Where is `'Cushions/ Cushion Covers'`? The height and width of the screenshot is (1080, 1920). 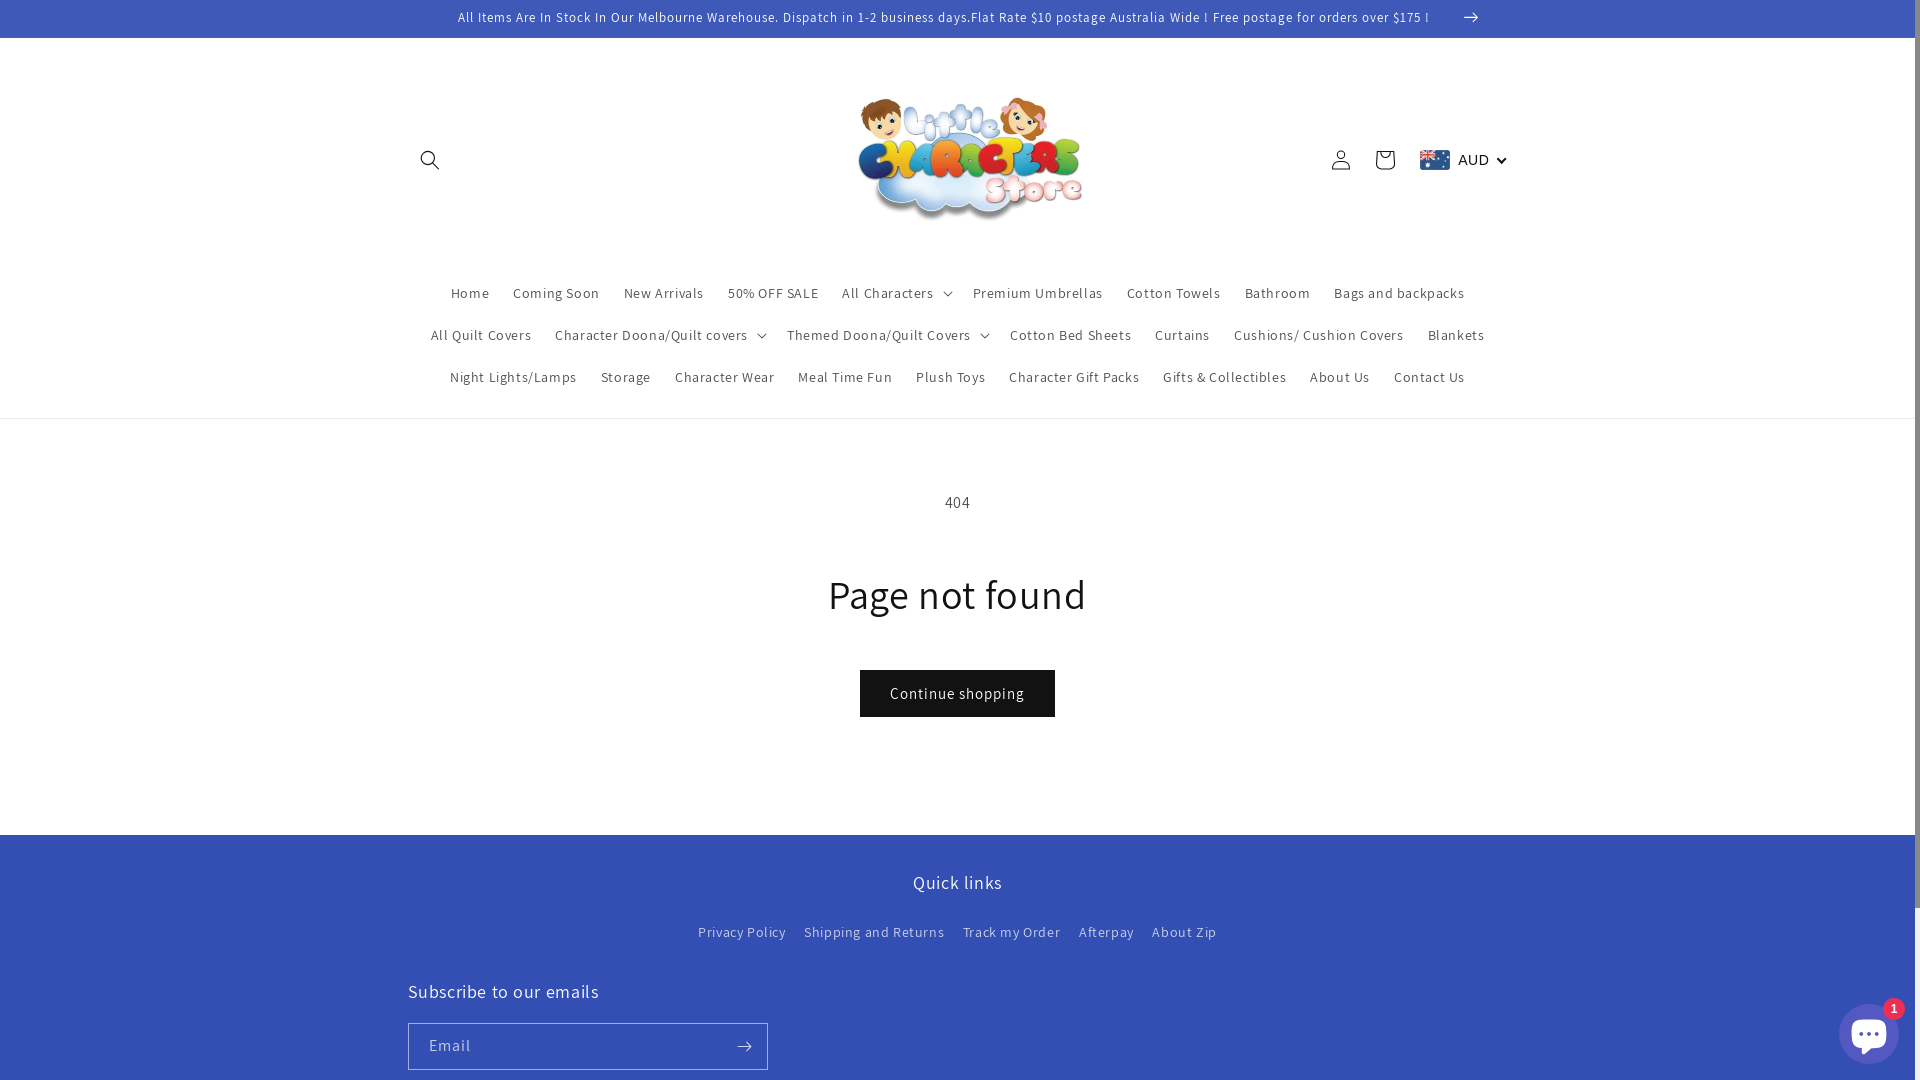 'Cushions/ Cushion Covers' is located at coordinates (1318, 334).